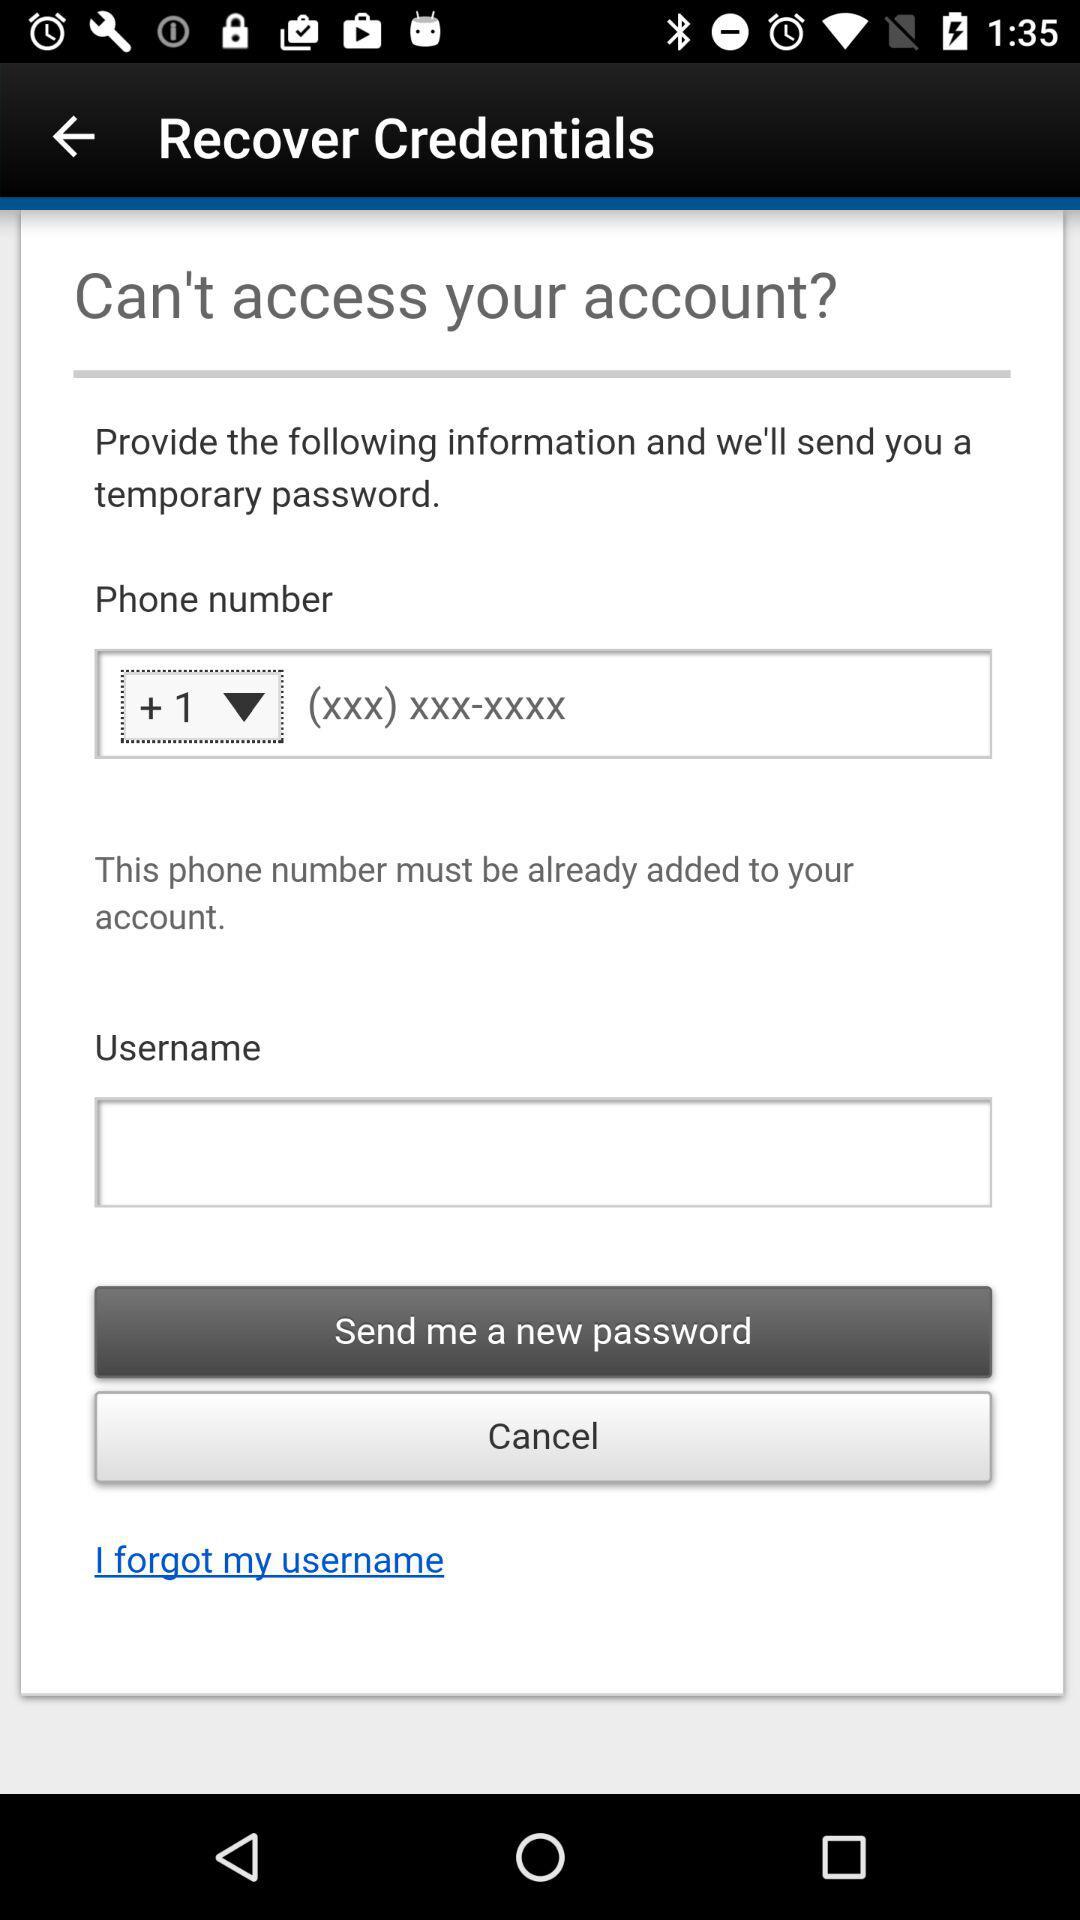 This screenshot has width=1080, height=1920. What do you see at coordinates (540, 1002) in the screenshot?
I see `password reset` at bounding box center [540, 1002].